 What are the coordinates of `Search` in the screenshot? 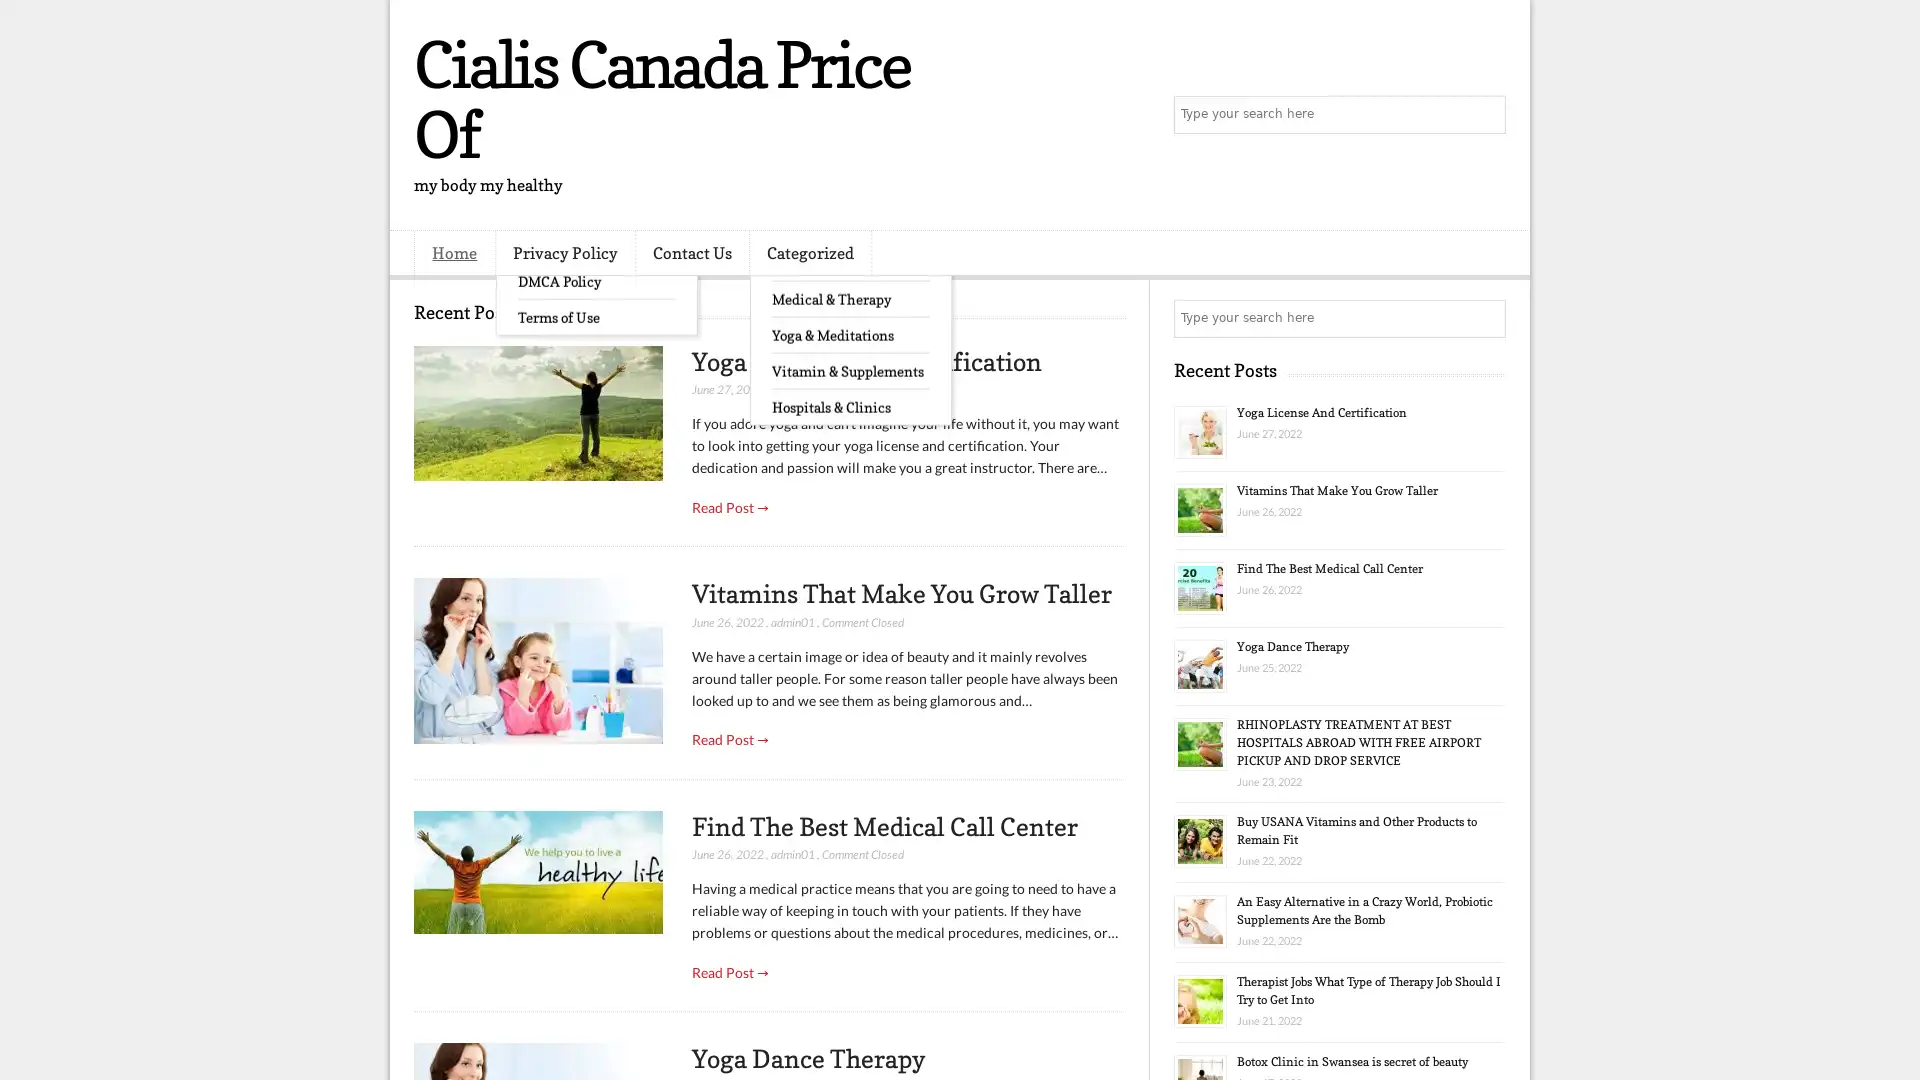 It's located at (1485, 318).